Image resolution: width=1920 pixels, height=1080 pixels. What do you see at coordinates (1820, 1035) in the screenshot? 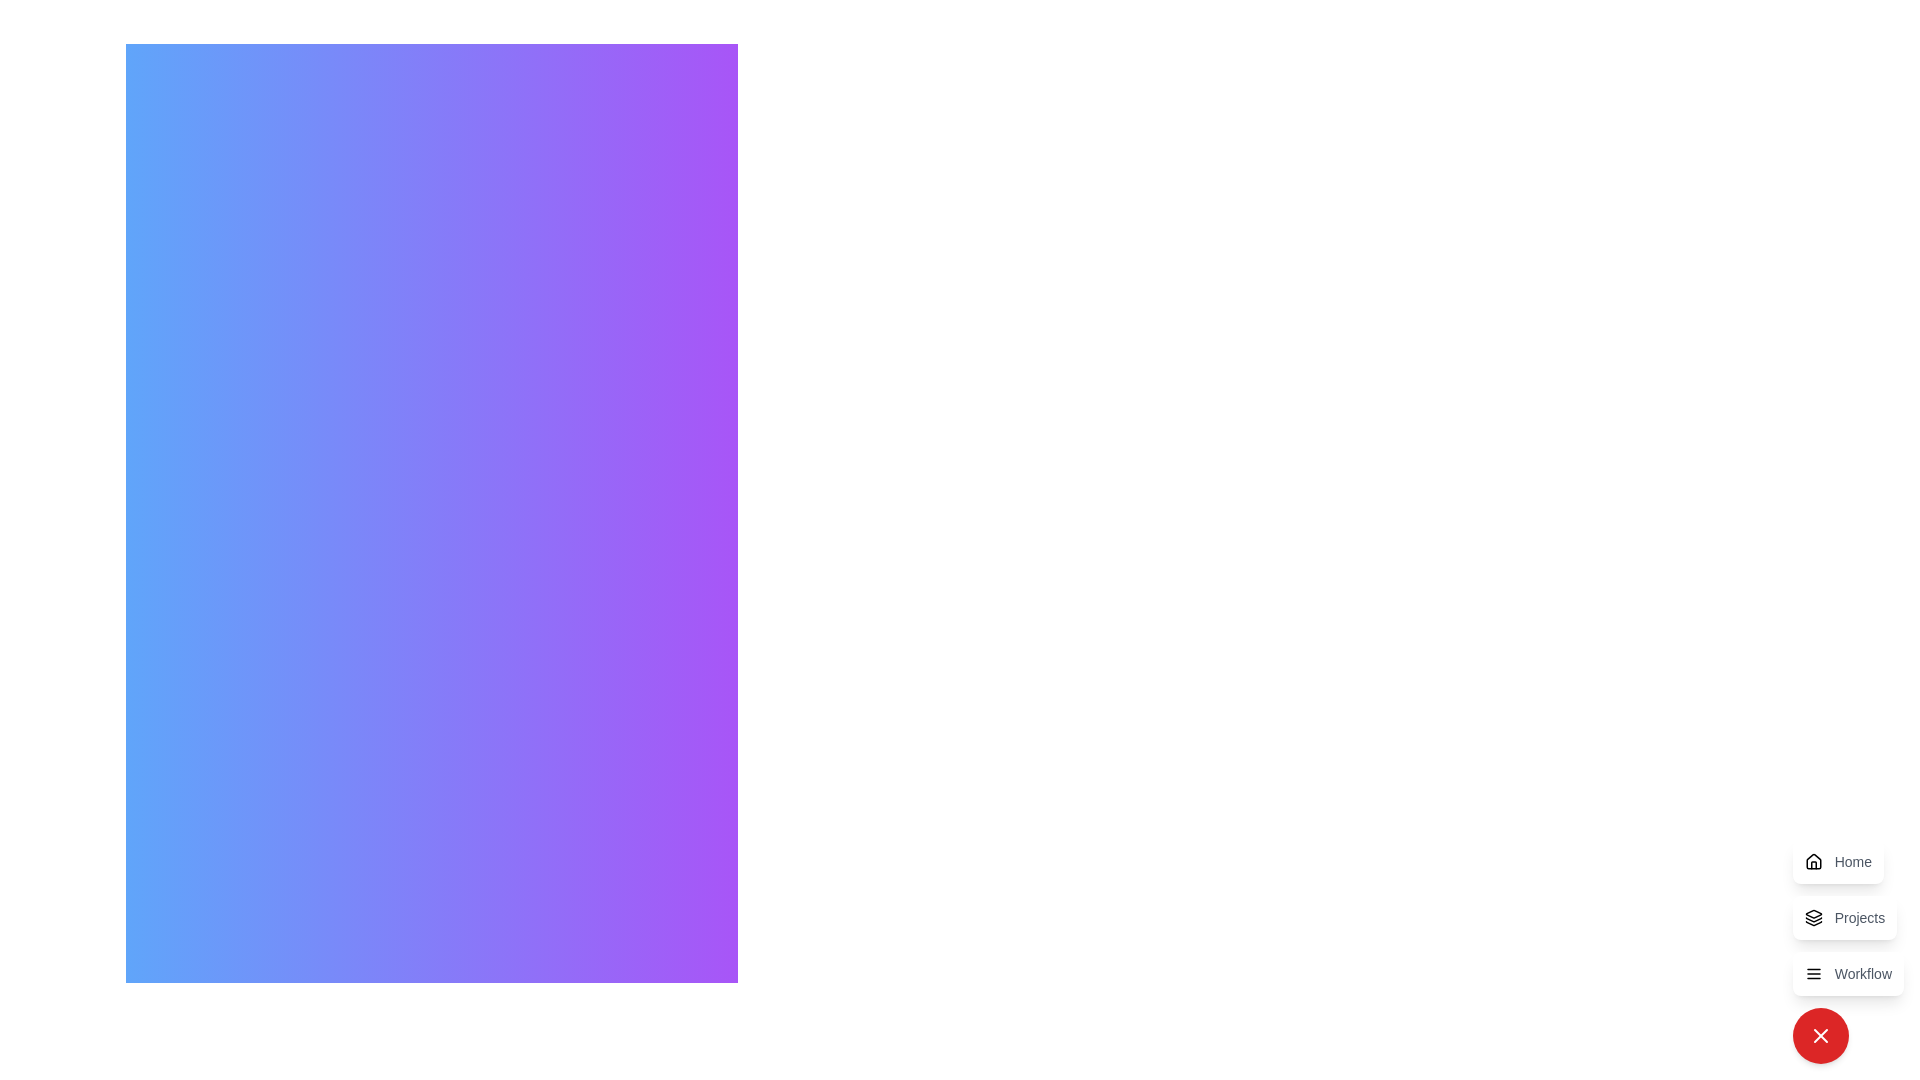
I see `the red circular button at the bottom-right corner to toggle the menu visibility` at bounding box center [1820, 1035].